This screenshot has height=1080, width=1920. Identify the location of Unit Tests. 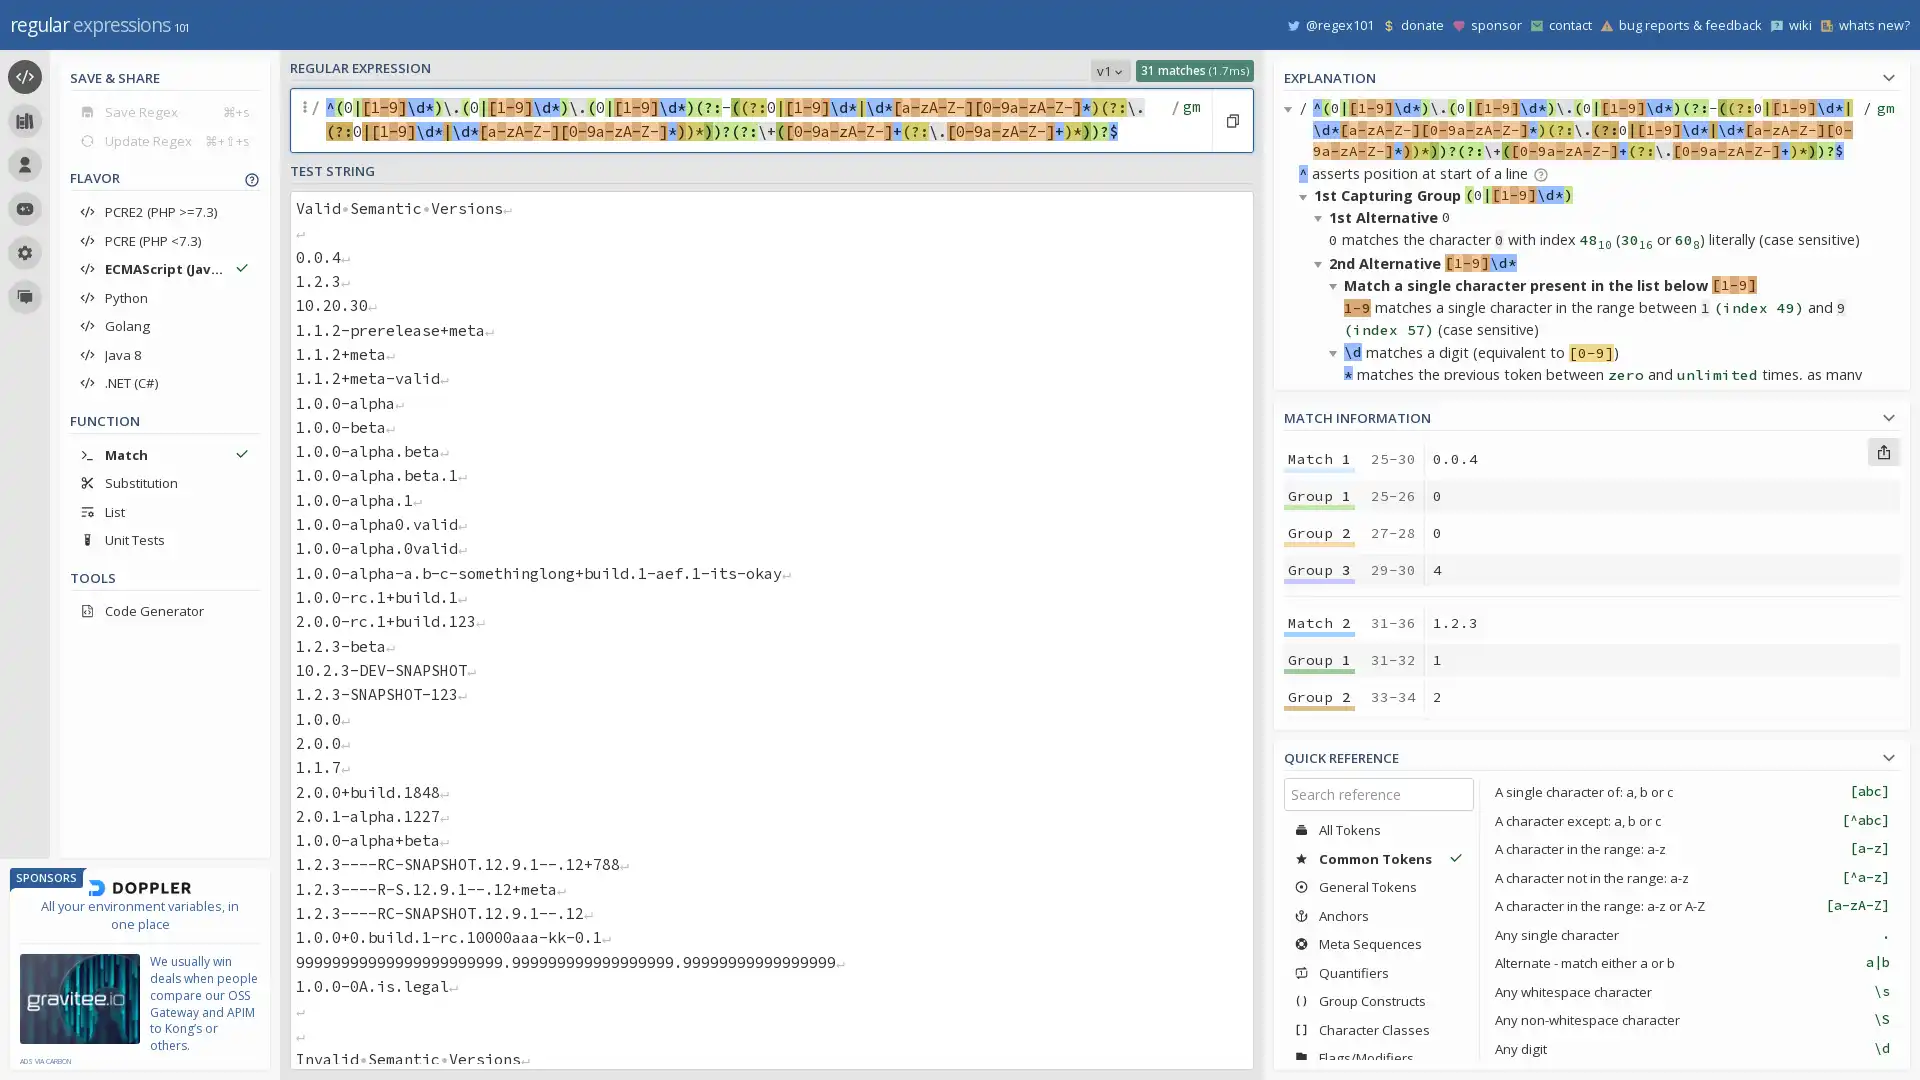
(164, 540).